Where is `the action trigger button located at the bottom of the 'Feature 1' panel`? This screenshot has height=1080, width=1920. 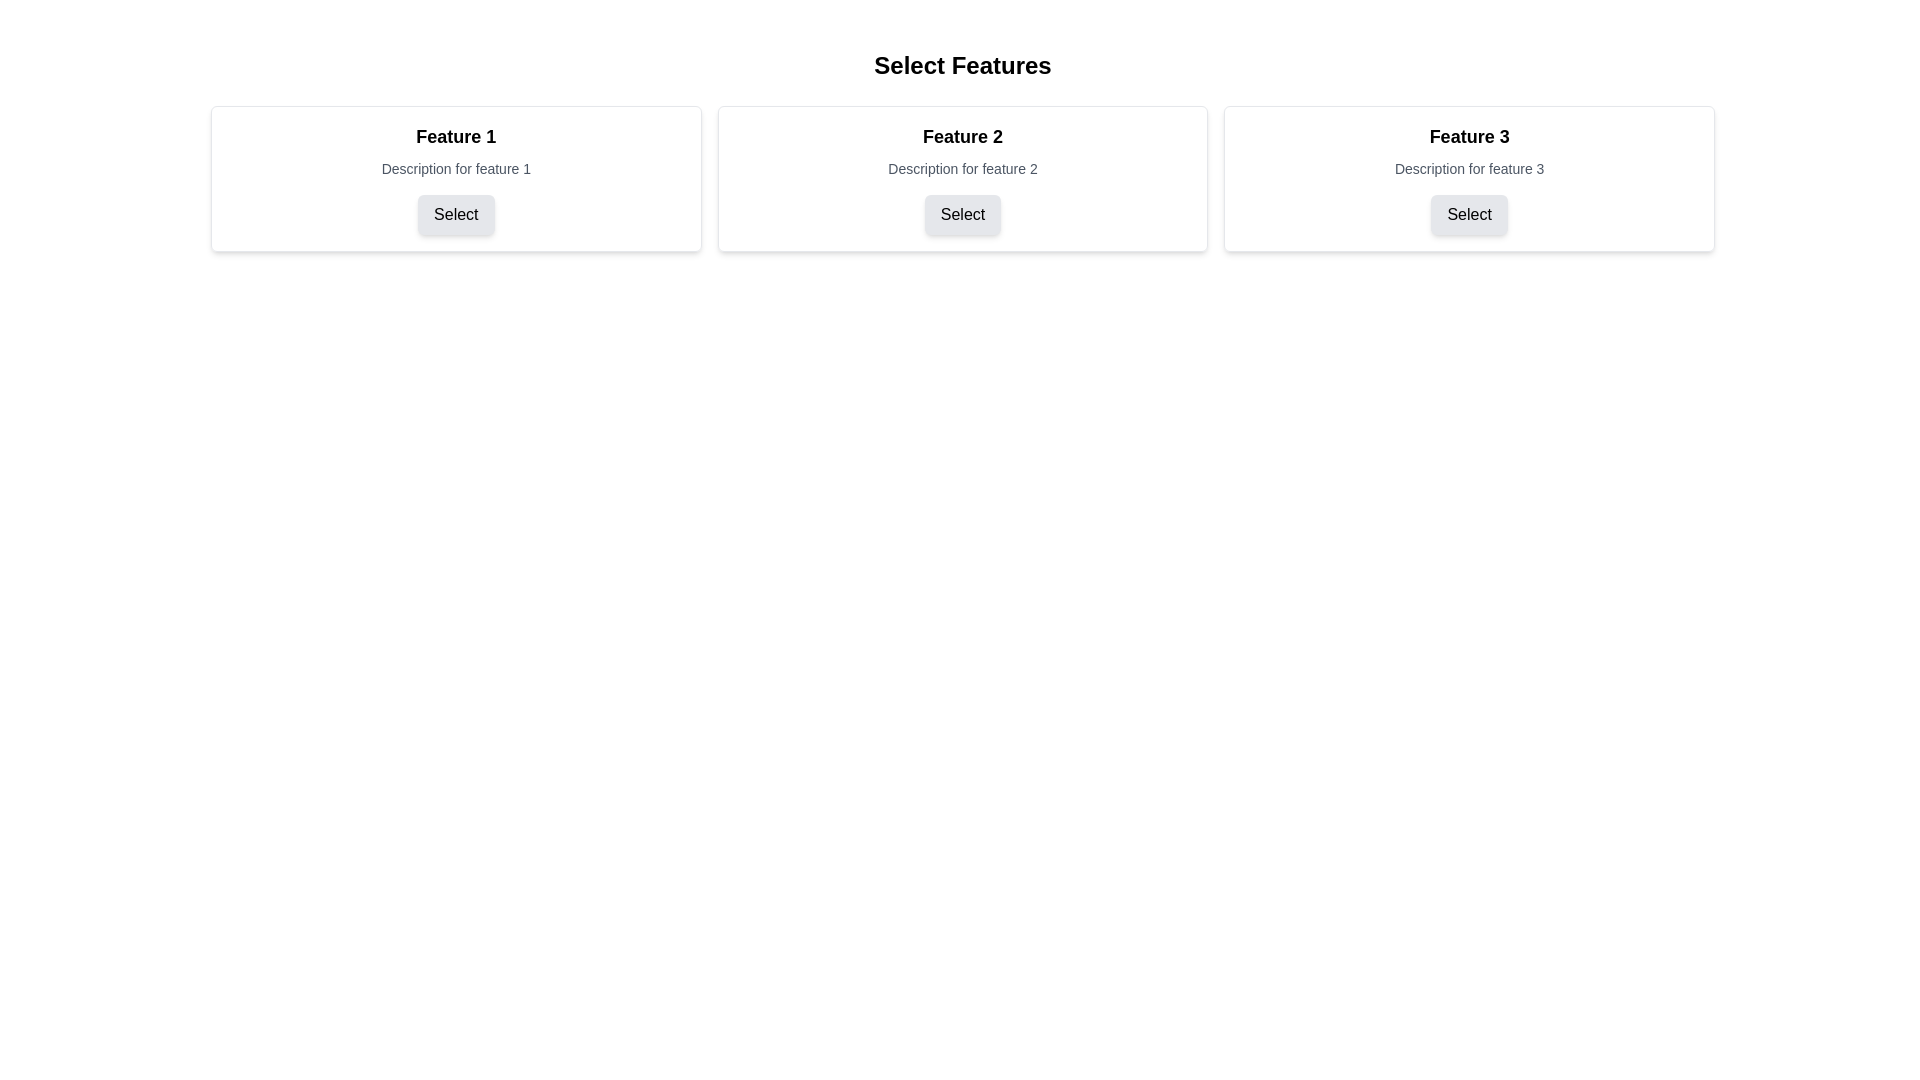 the action trigger button located at the bottom of the 'Feature 1' panel is located at coordinates (455, 215).